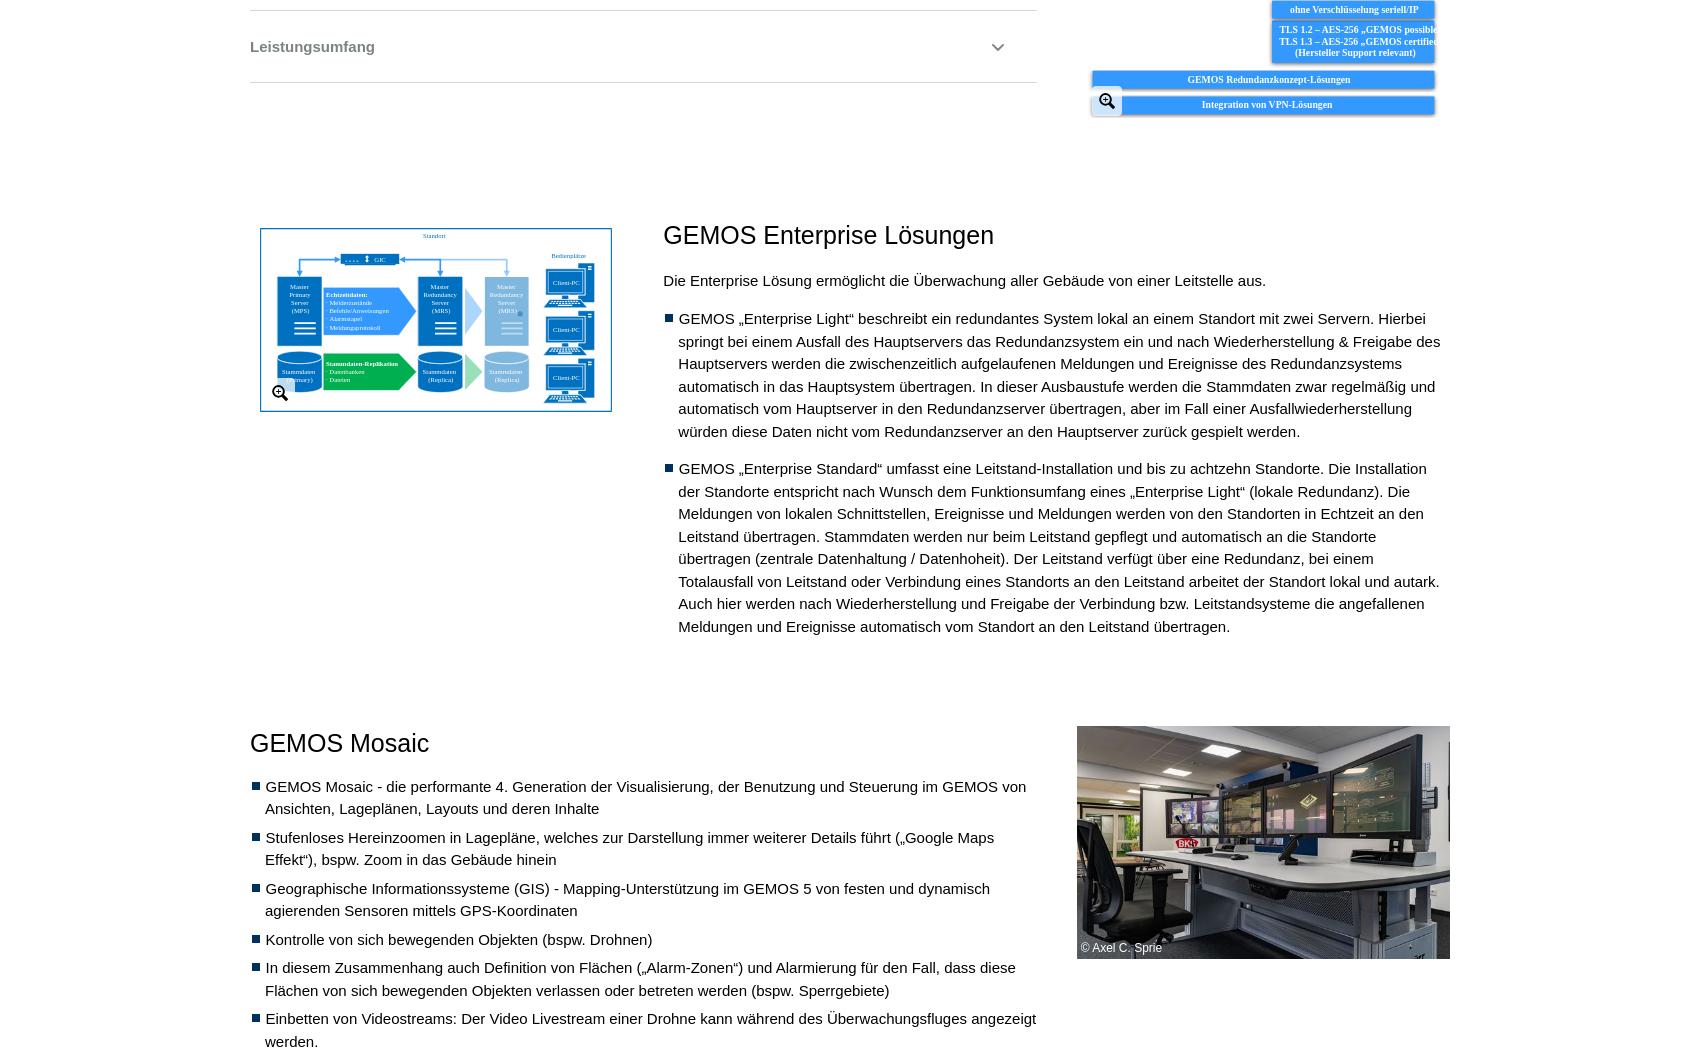  I want to click on 'GEMOS Mosaic - die performante 4. Generation der Visualisierung, der Benutzung und Steuerung im GEMOS von Ansichten, Lageplänen, Layouts und deren Inhalte', so click(645, 796).